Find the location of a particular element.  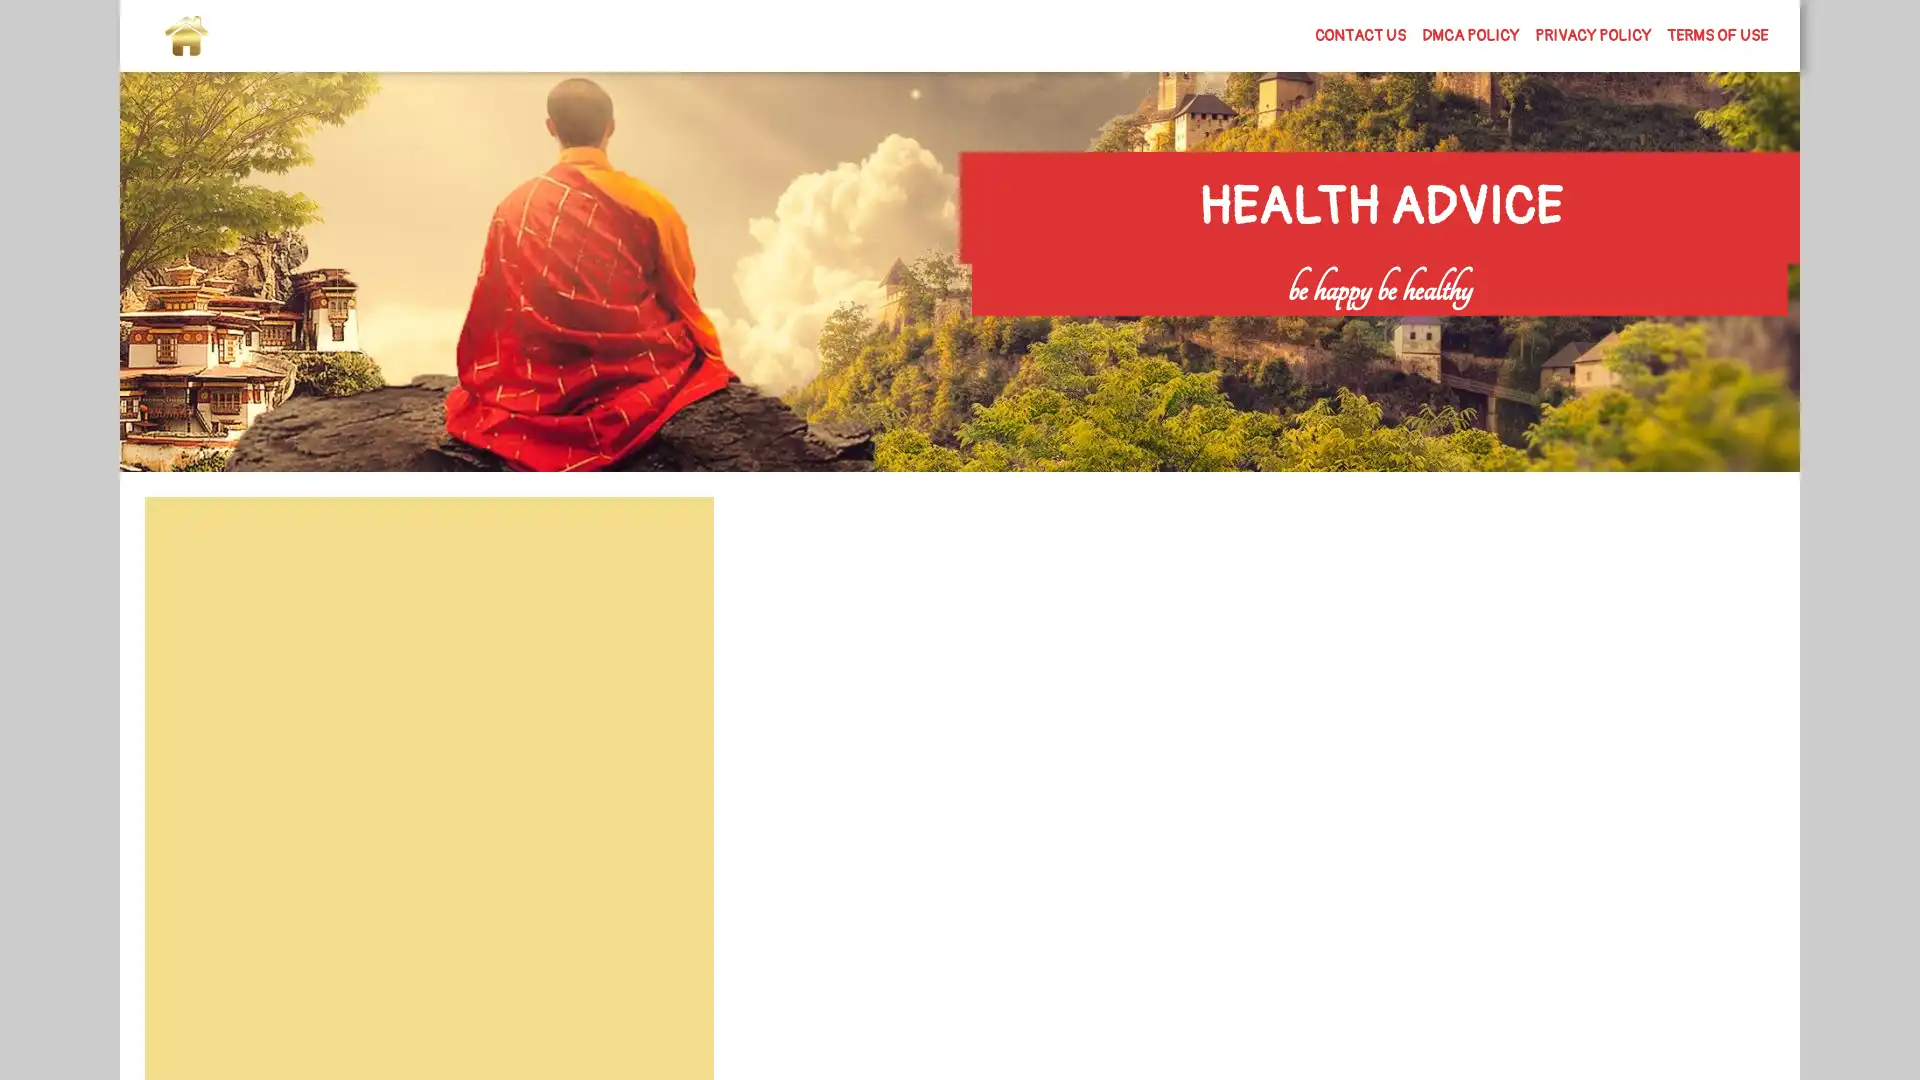

Search is located at coordinates (667, 545).